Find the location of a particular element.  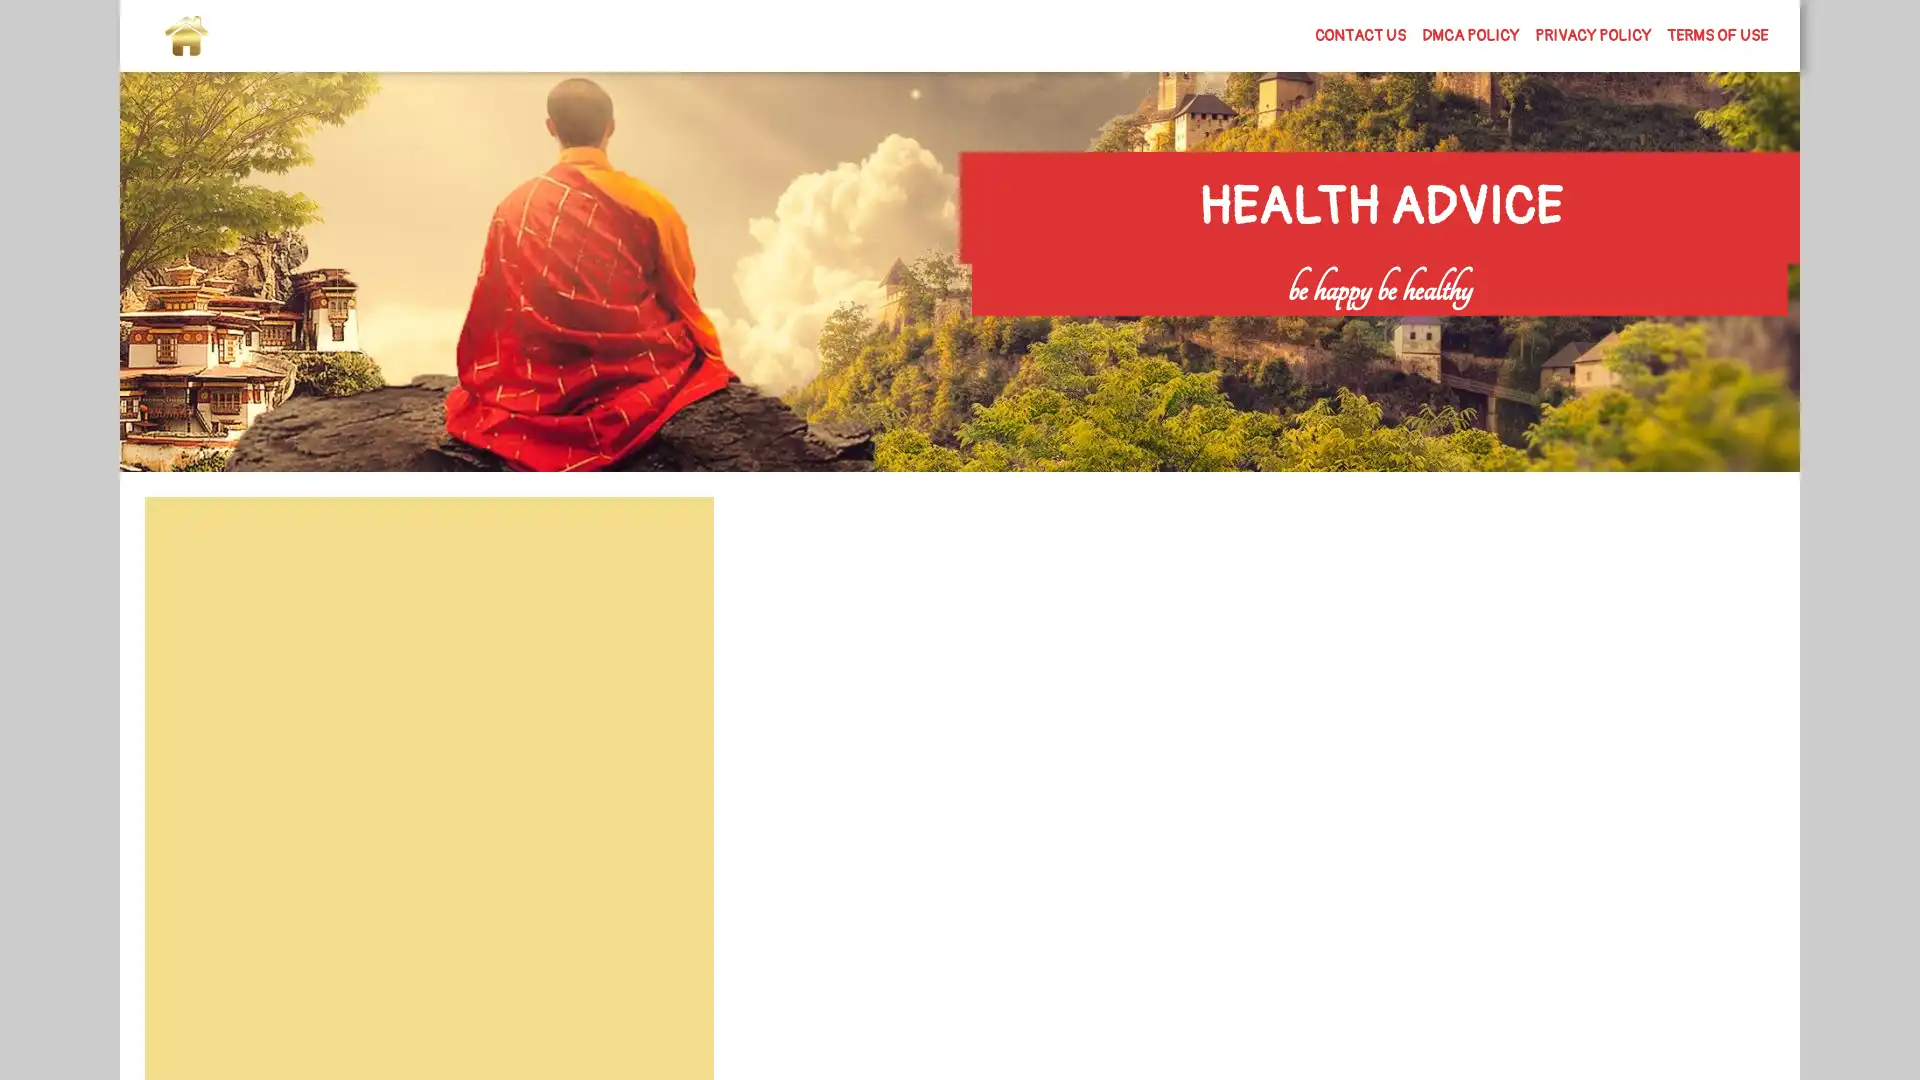

Search is located at coordinates (667, 545).